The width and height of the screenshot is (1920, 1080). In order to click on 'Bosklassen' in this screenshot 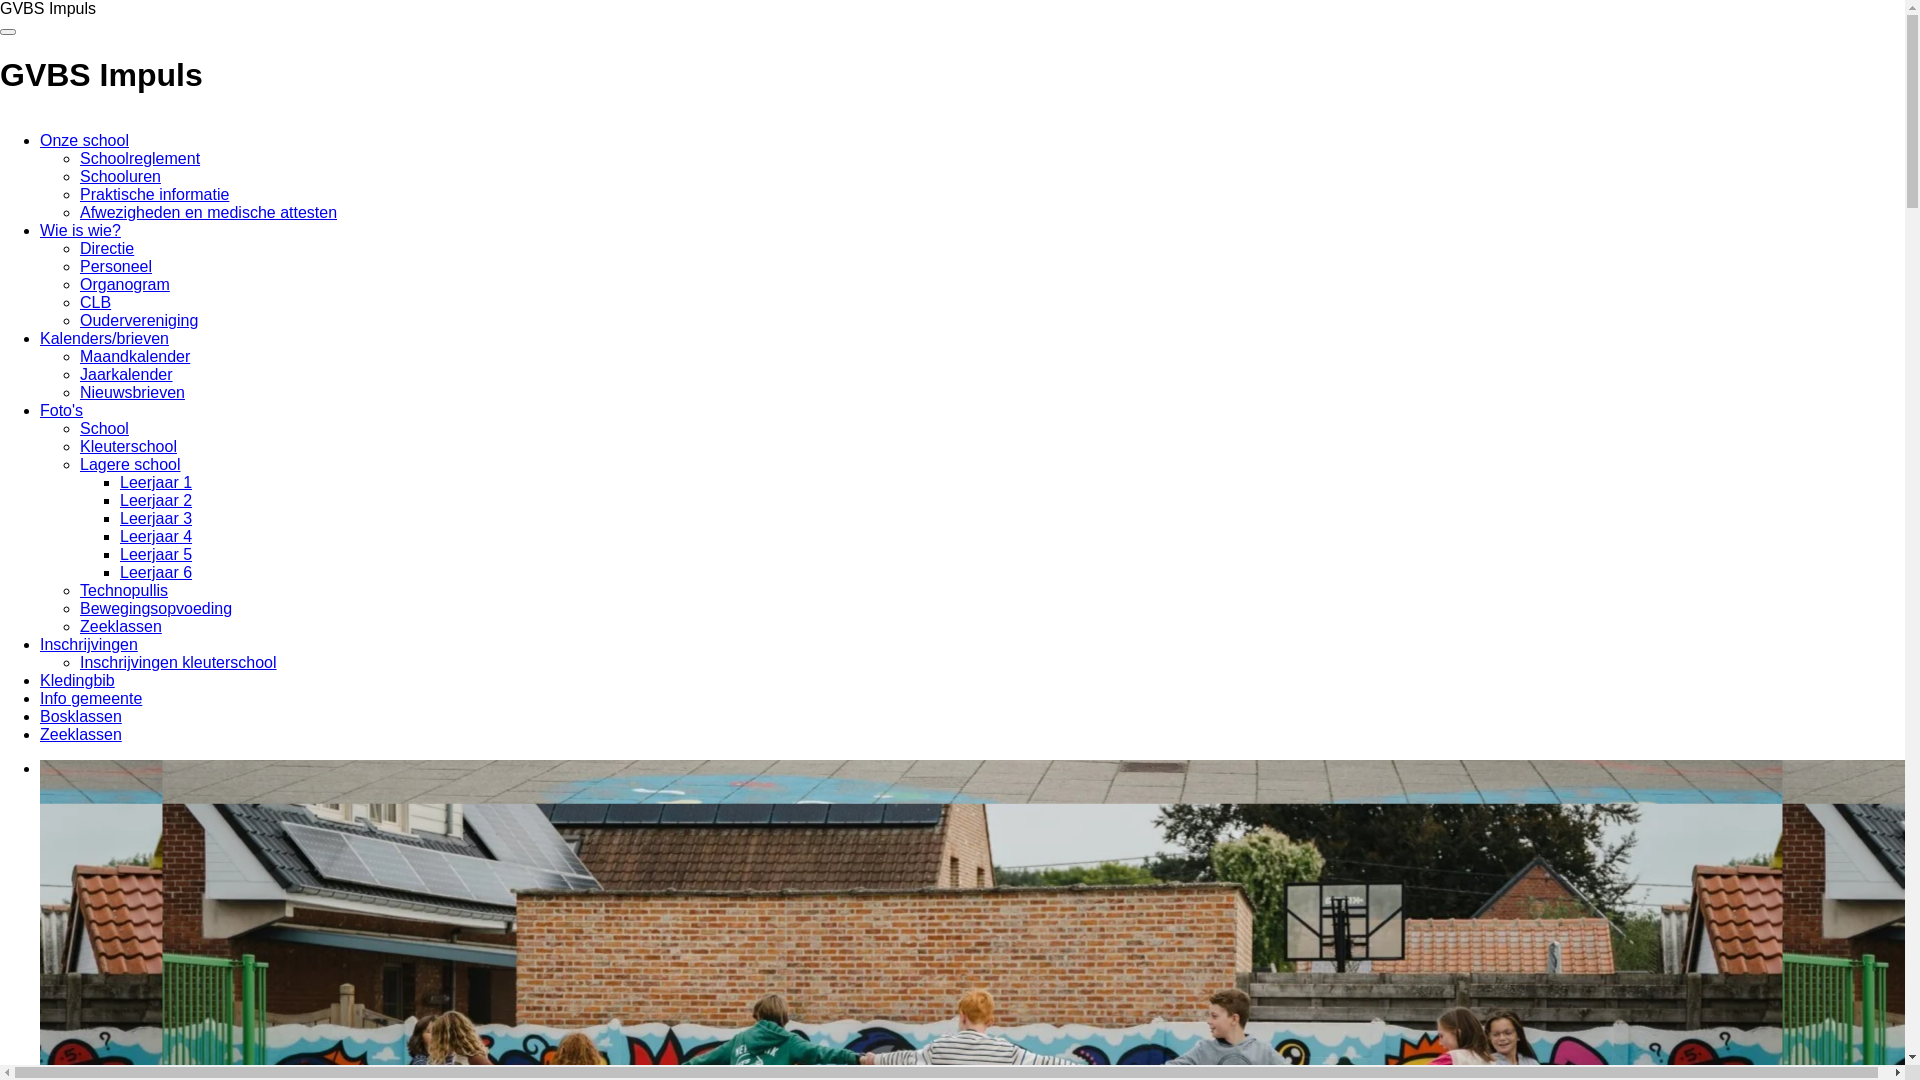, I will do `click(80, 715)`.